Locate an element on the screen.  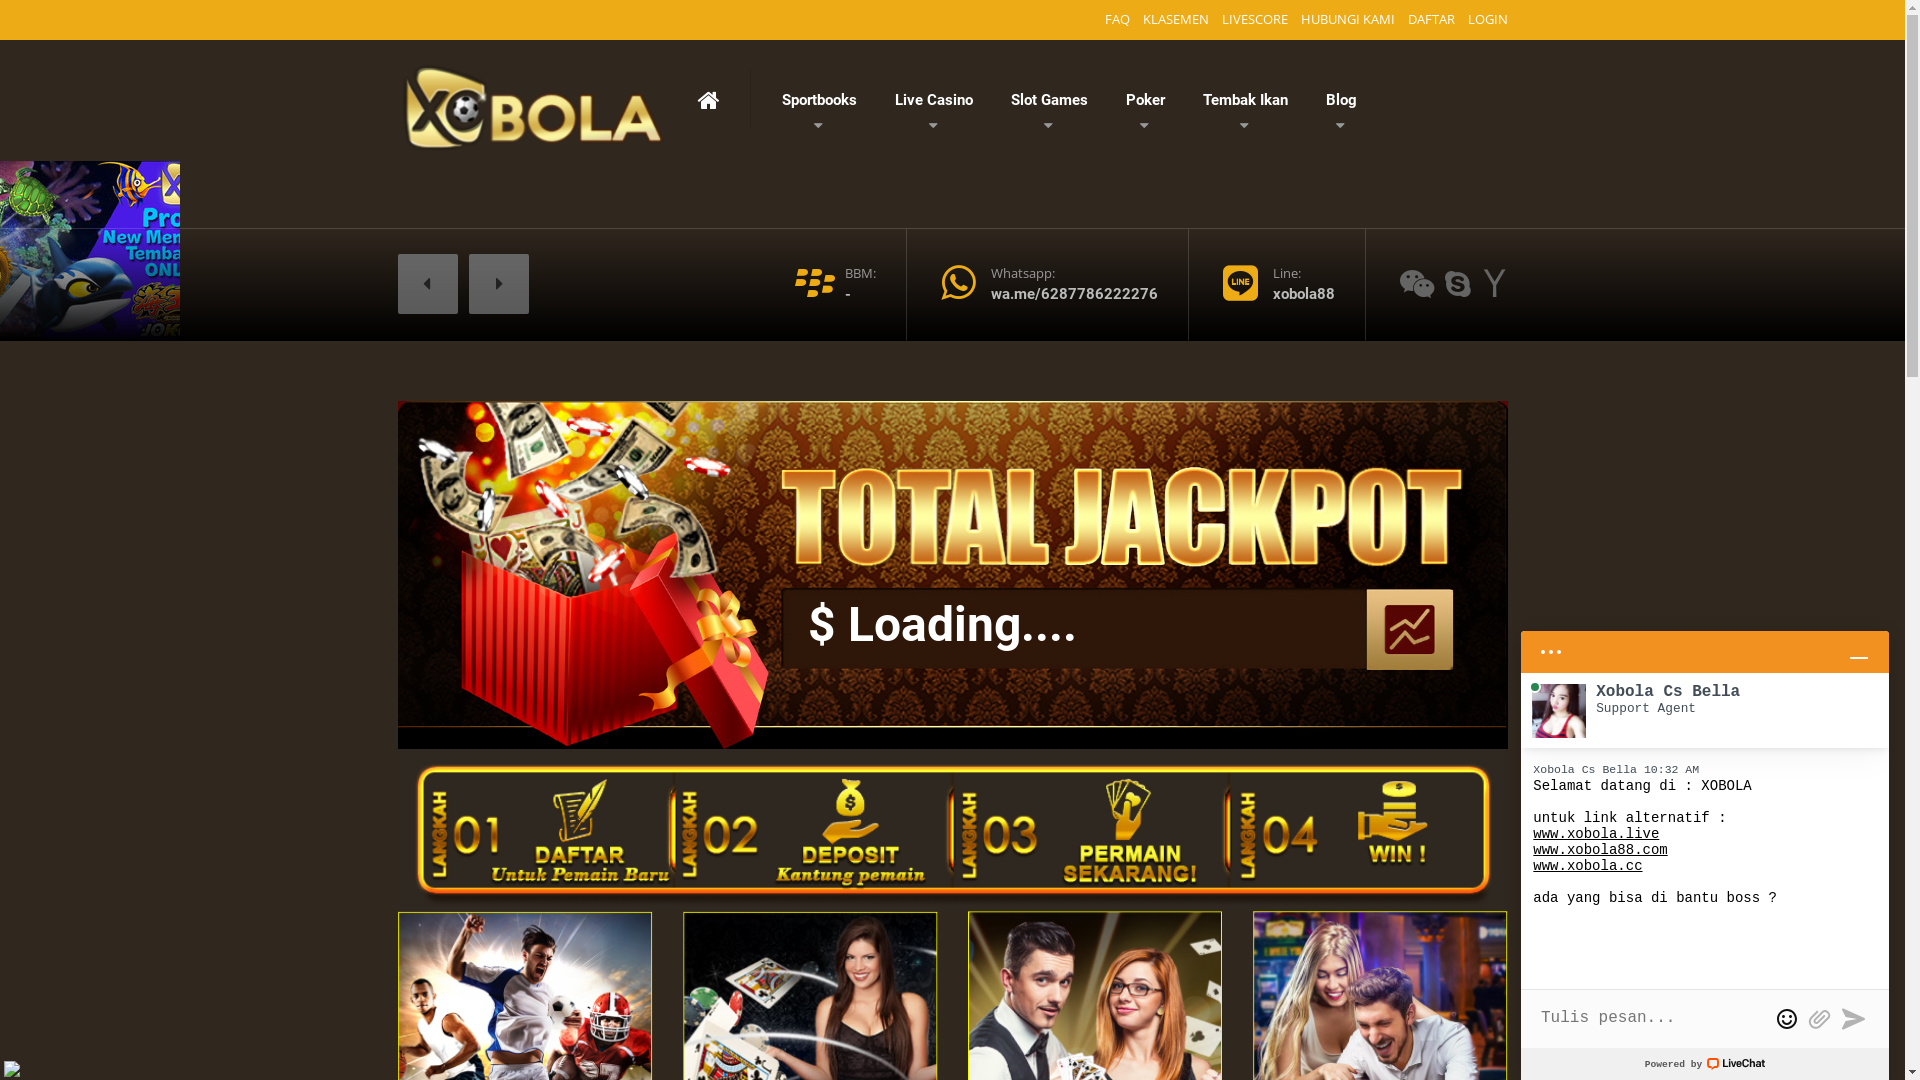
'Sportbooks' is located at coordinates (818, 100).